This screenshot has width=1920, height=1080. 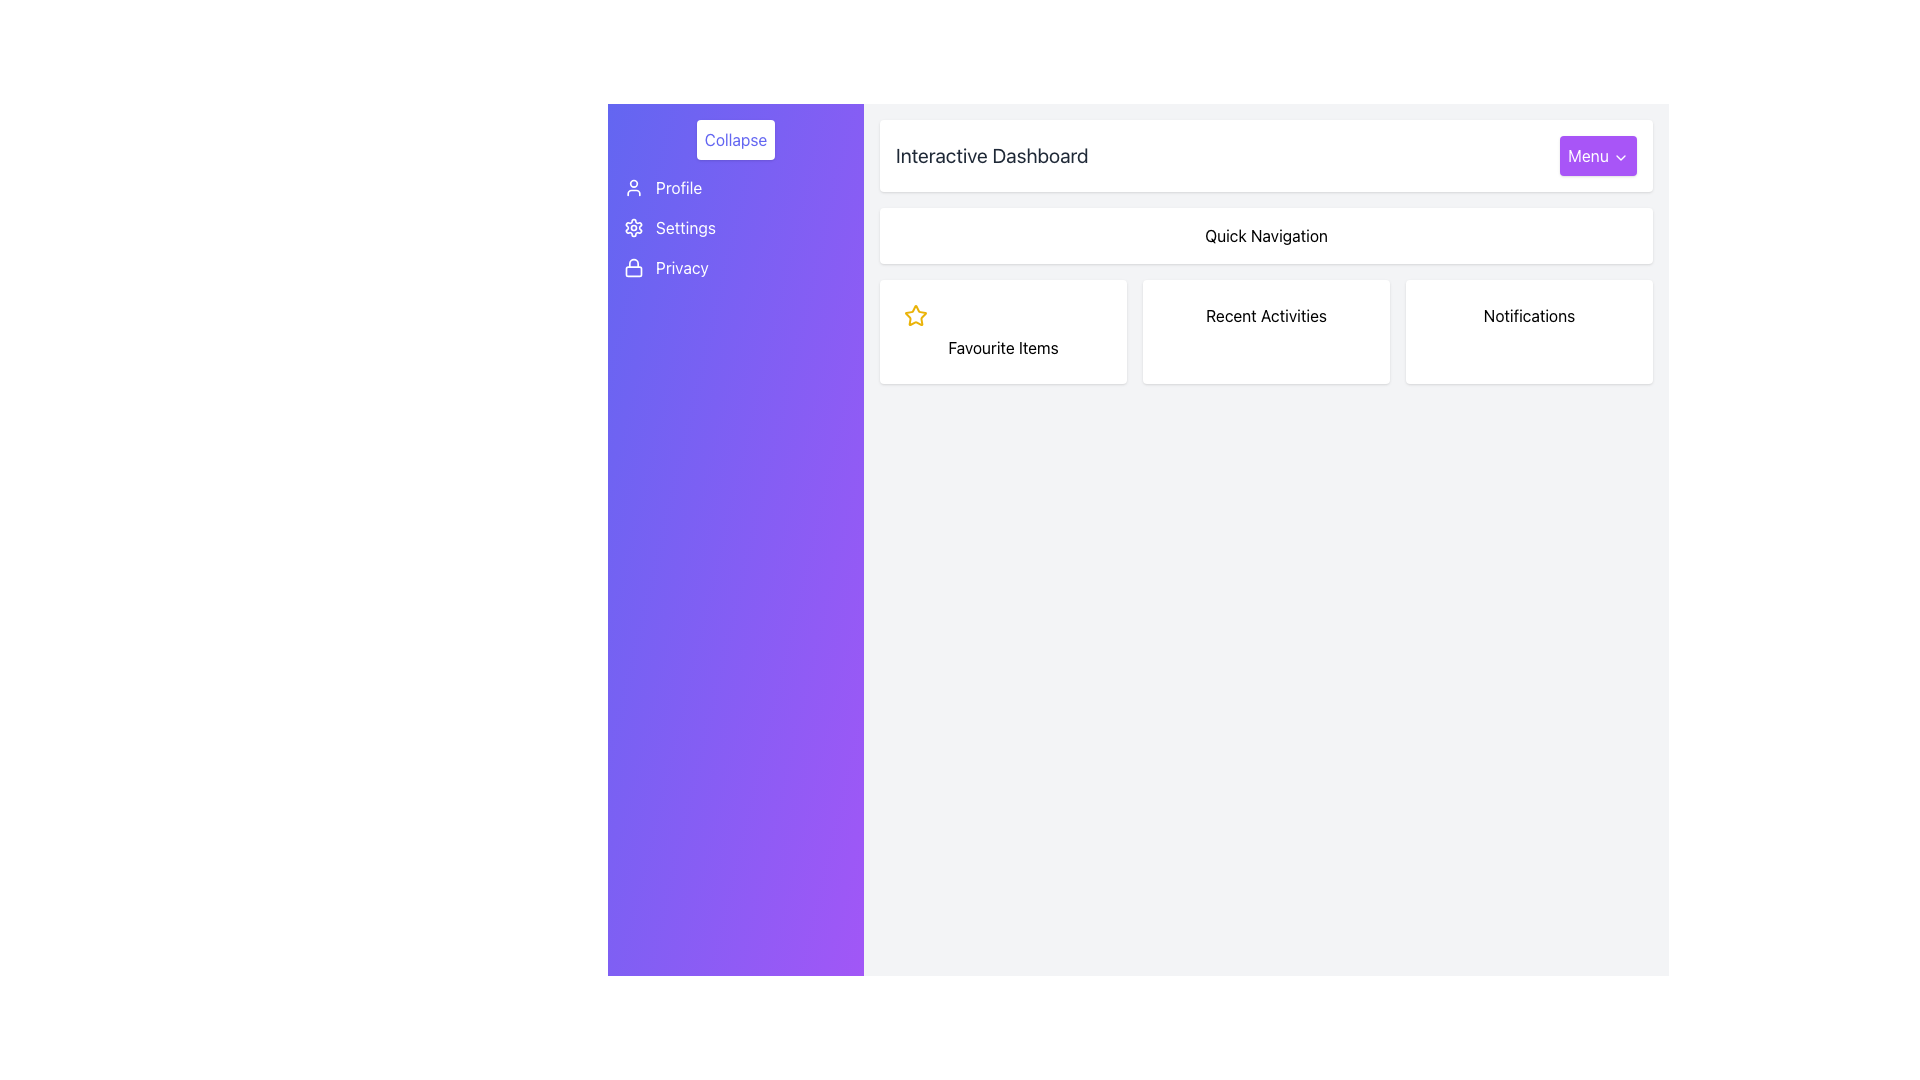 I want to click on the Settings icon located in the left sidebar, which is the first icon above the text label 'Settings', so click(x=632, y=226).